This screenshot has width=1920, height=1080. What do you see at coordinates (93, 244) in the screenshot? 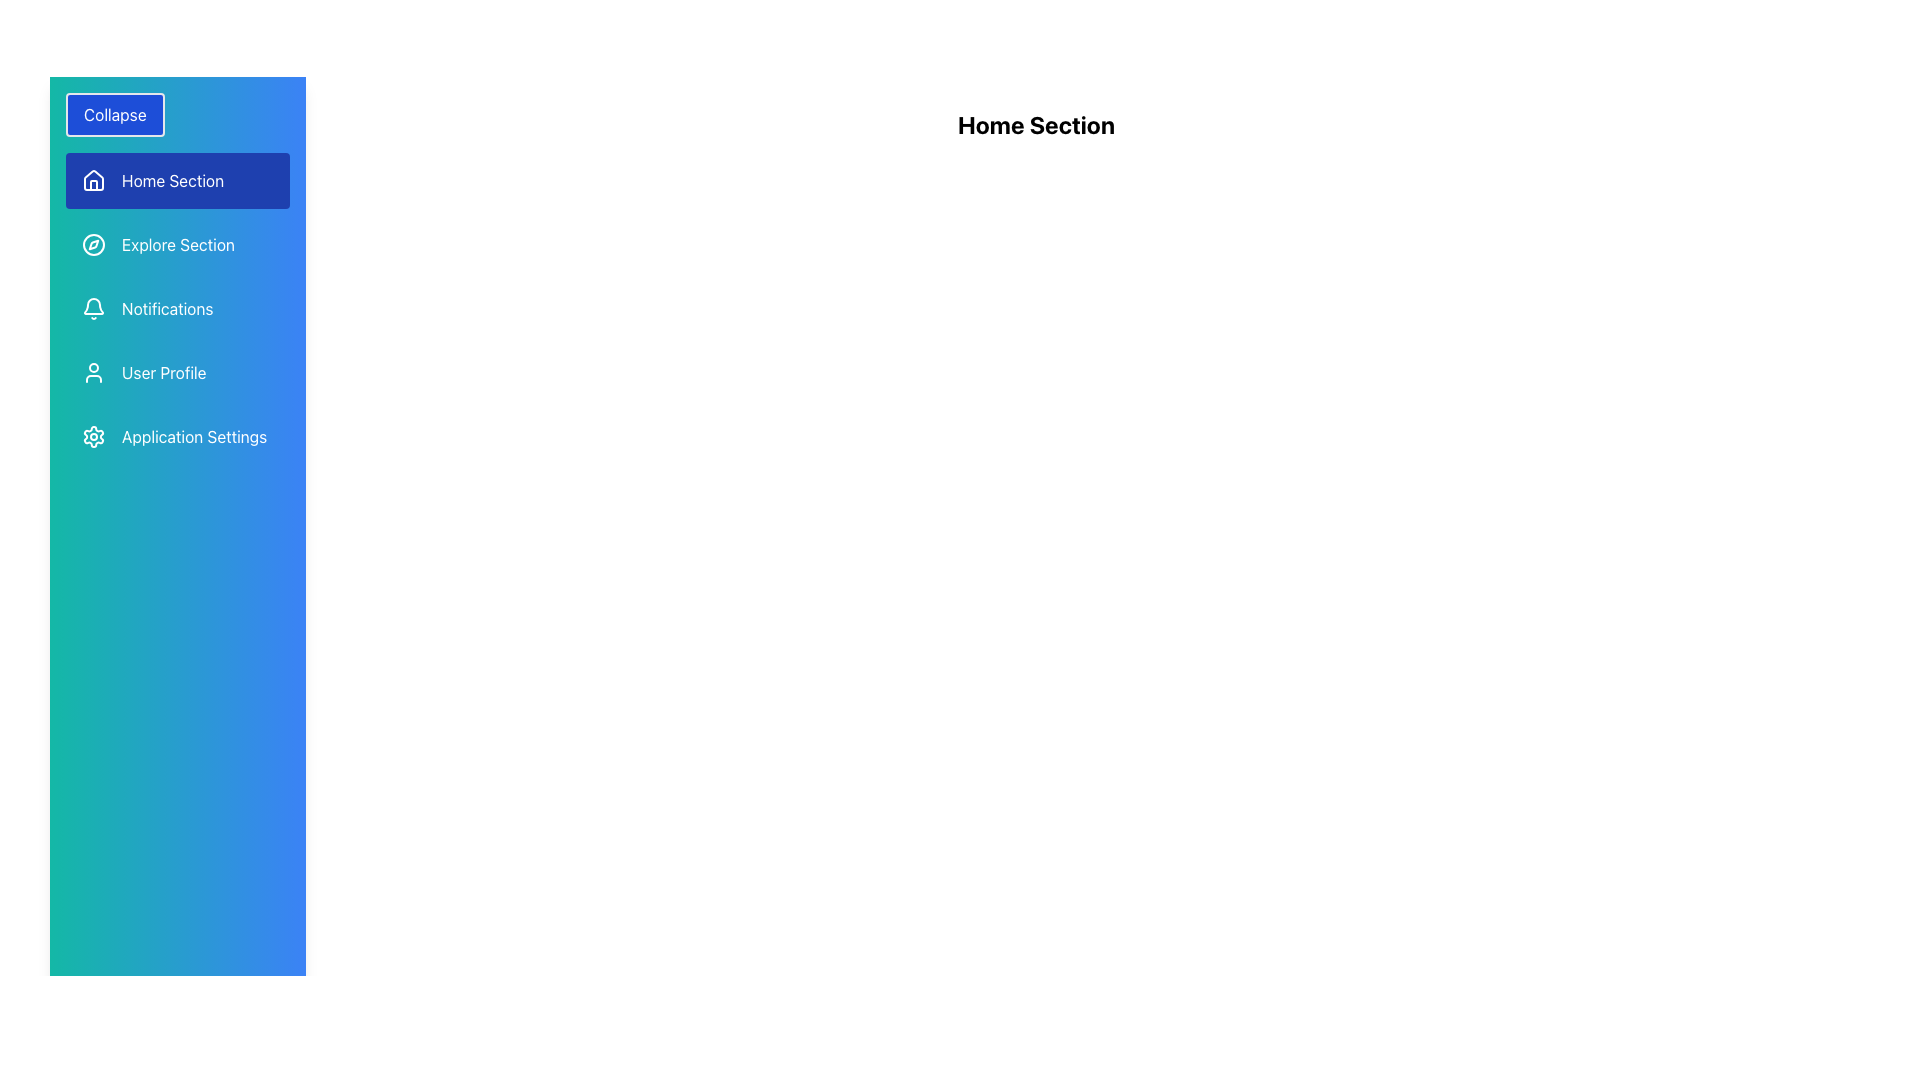
I see `circular shape of the compass icon located in the 'Explore Section' of the sidebar menu using developer tools` at bounding box center [93, 244].